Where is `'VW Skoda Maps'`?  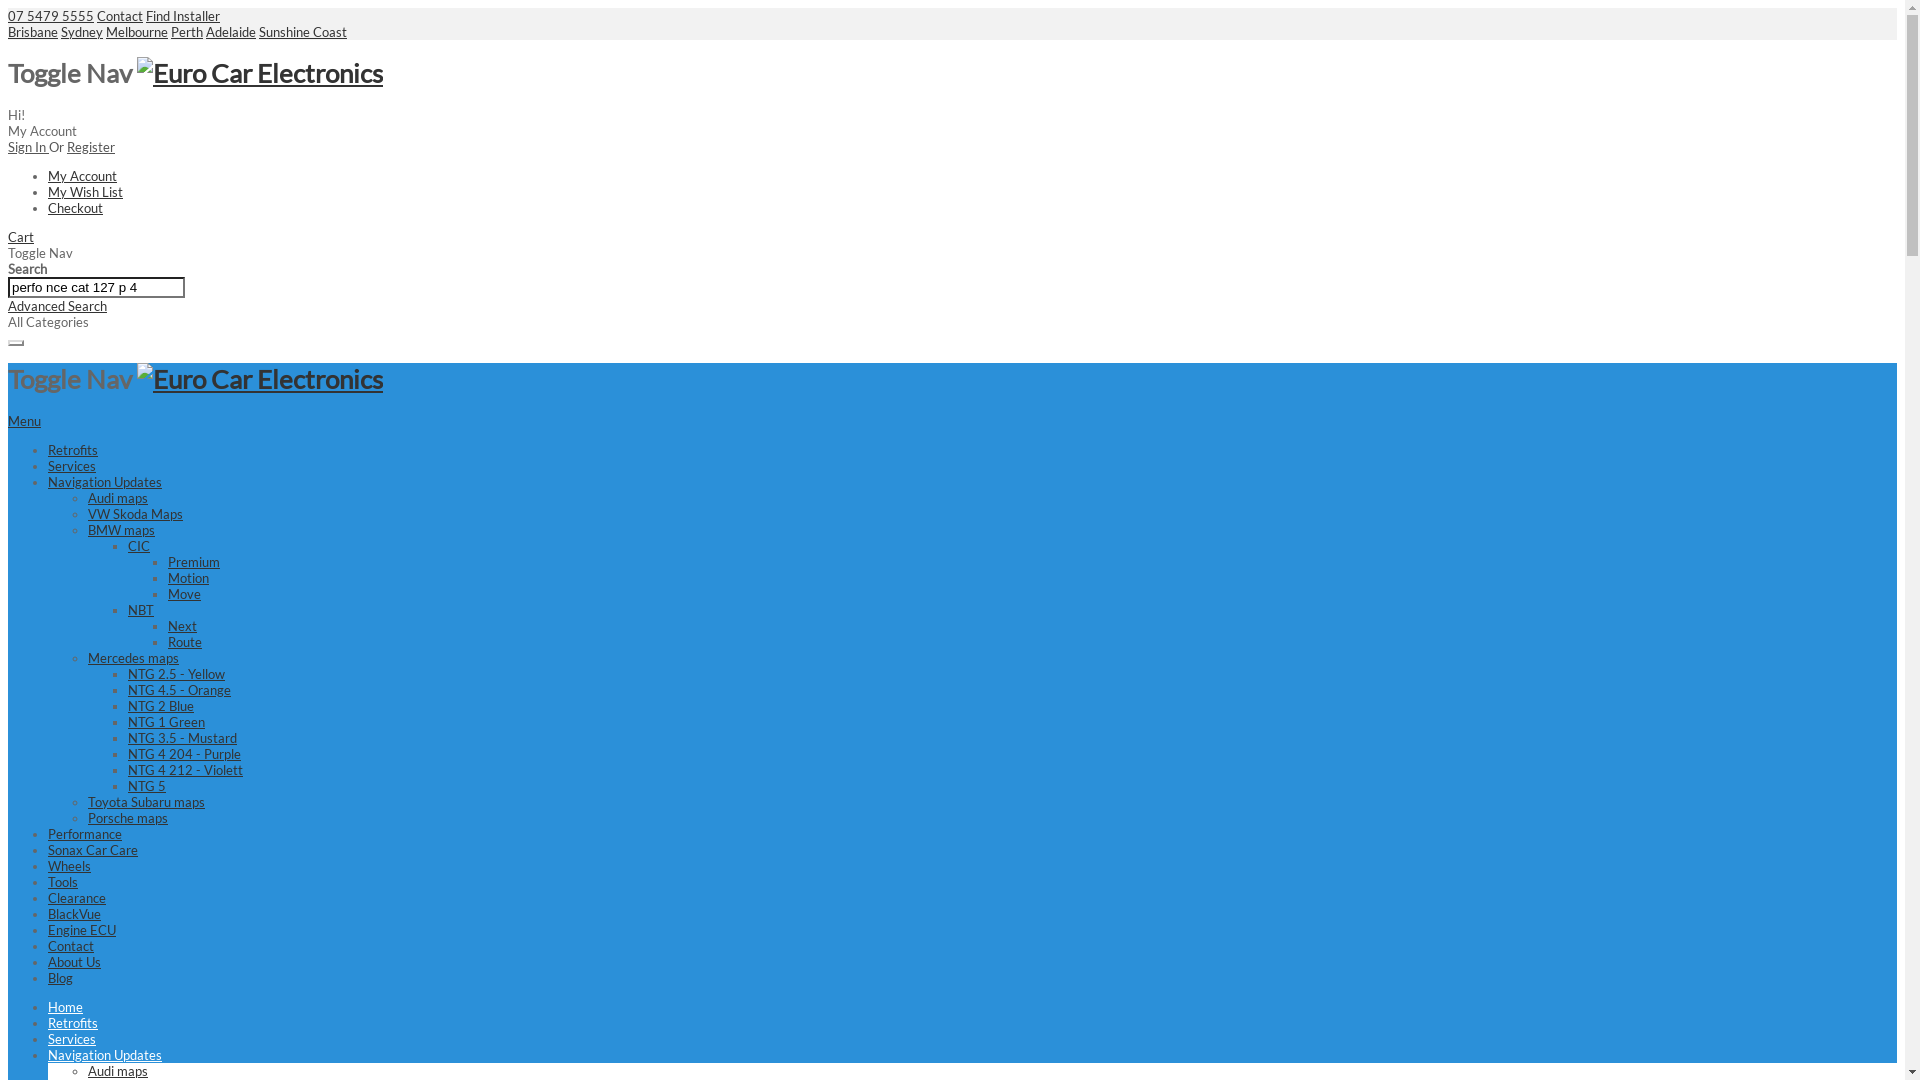
'VW Skoda Maps' is located at coordinates (134, 512).